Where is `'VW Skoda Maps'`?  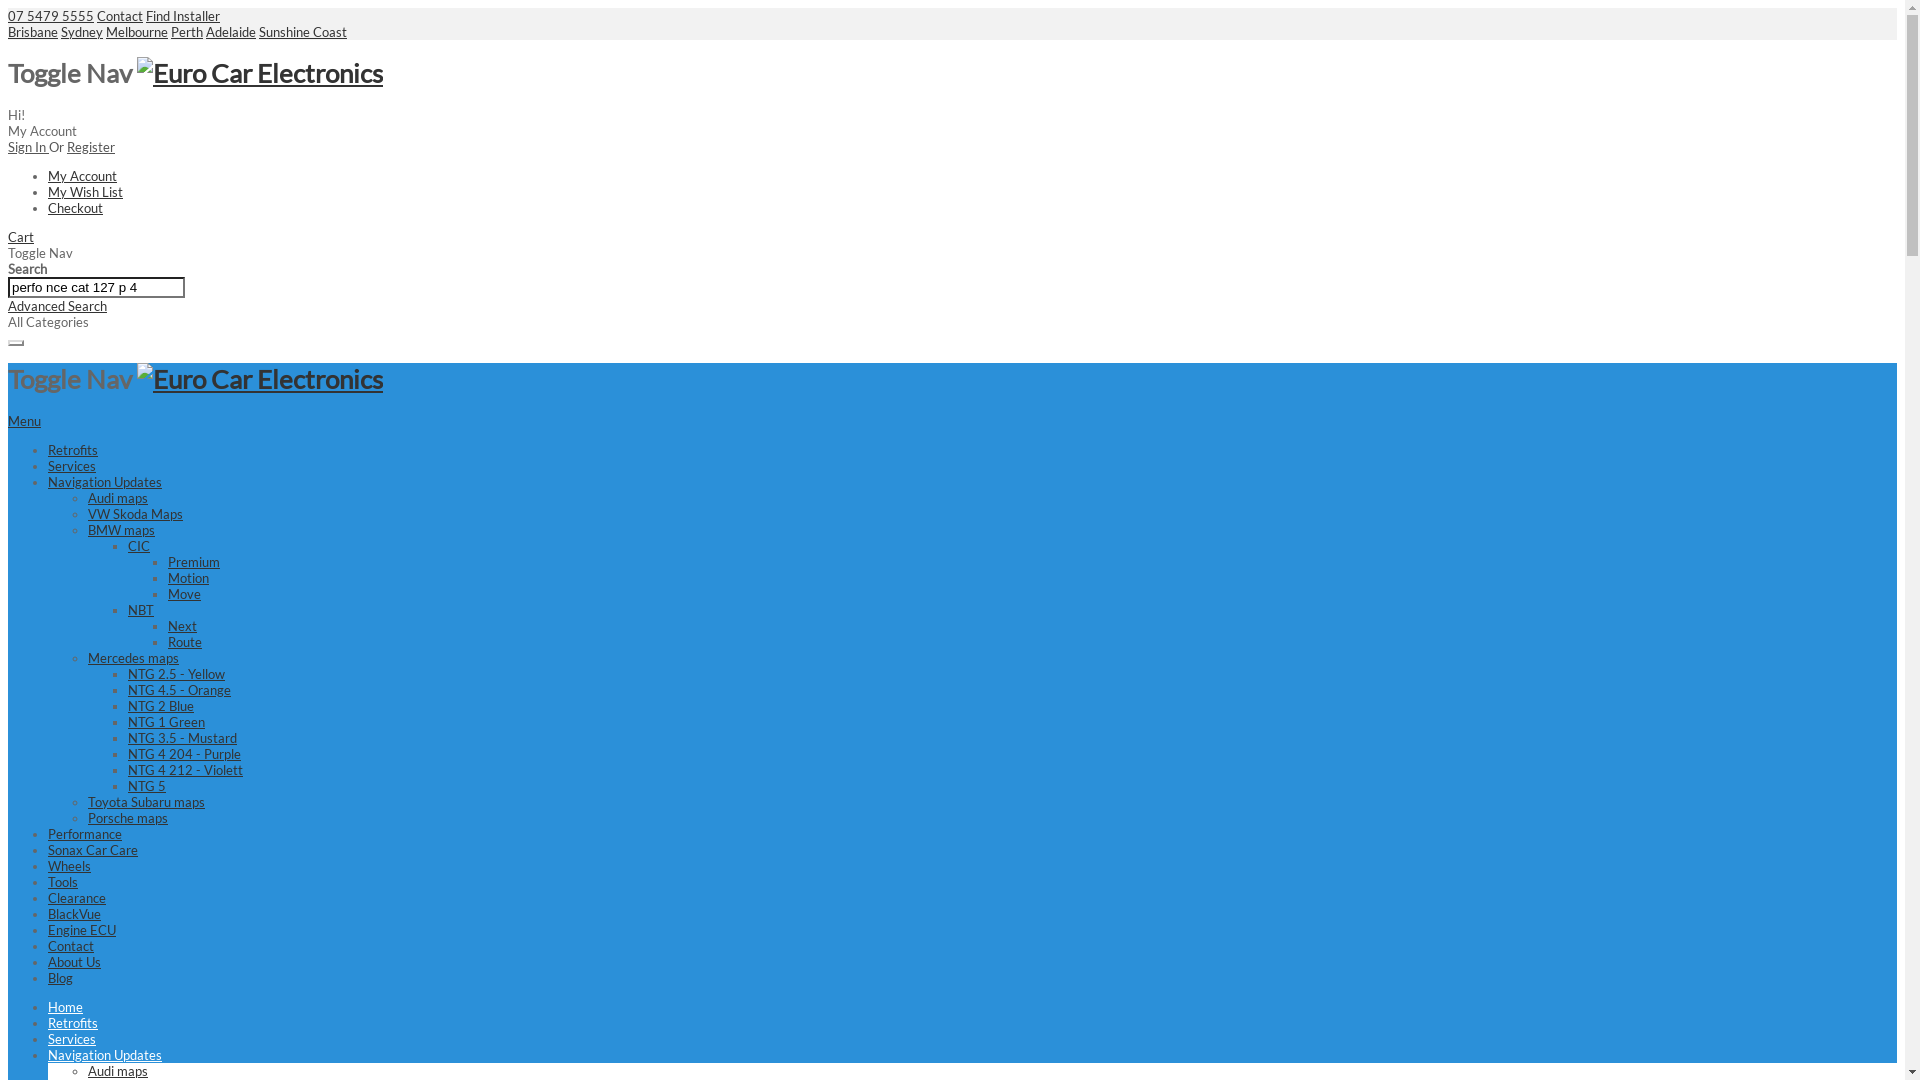
'VW Skoda Maps' is located at coordinates (134, 512).